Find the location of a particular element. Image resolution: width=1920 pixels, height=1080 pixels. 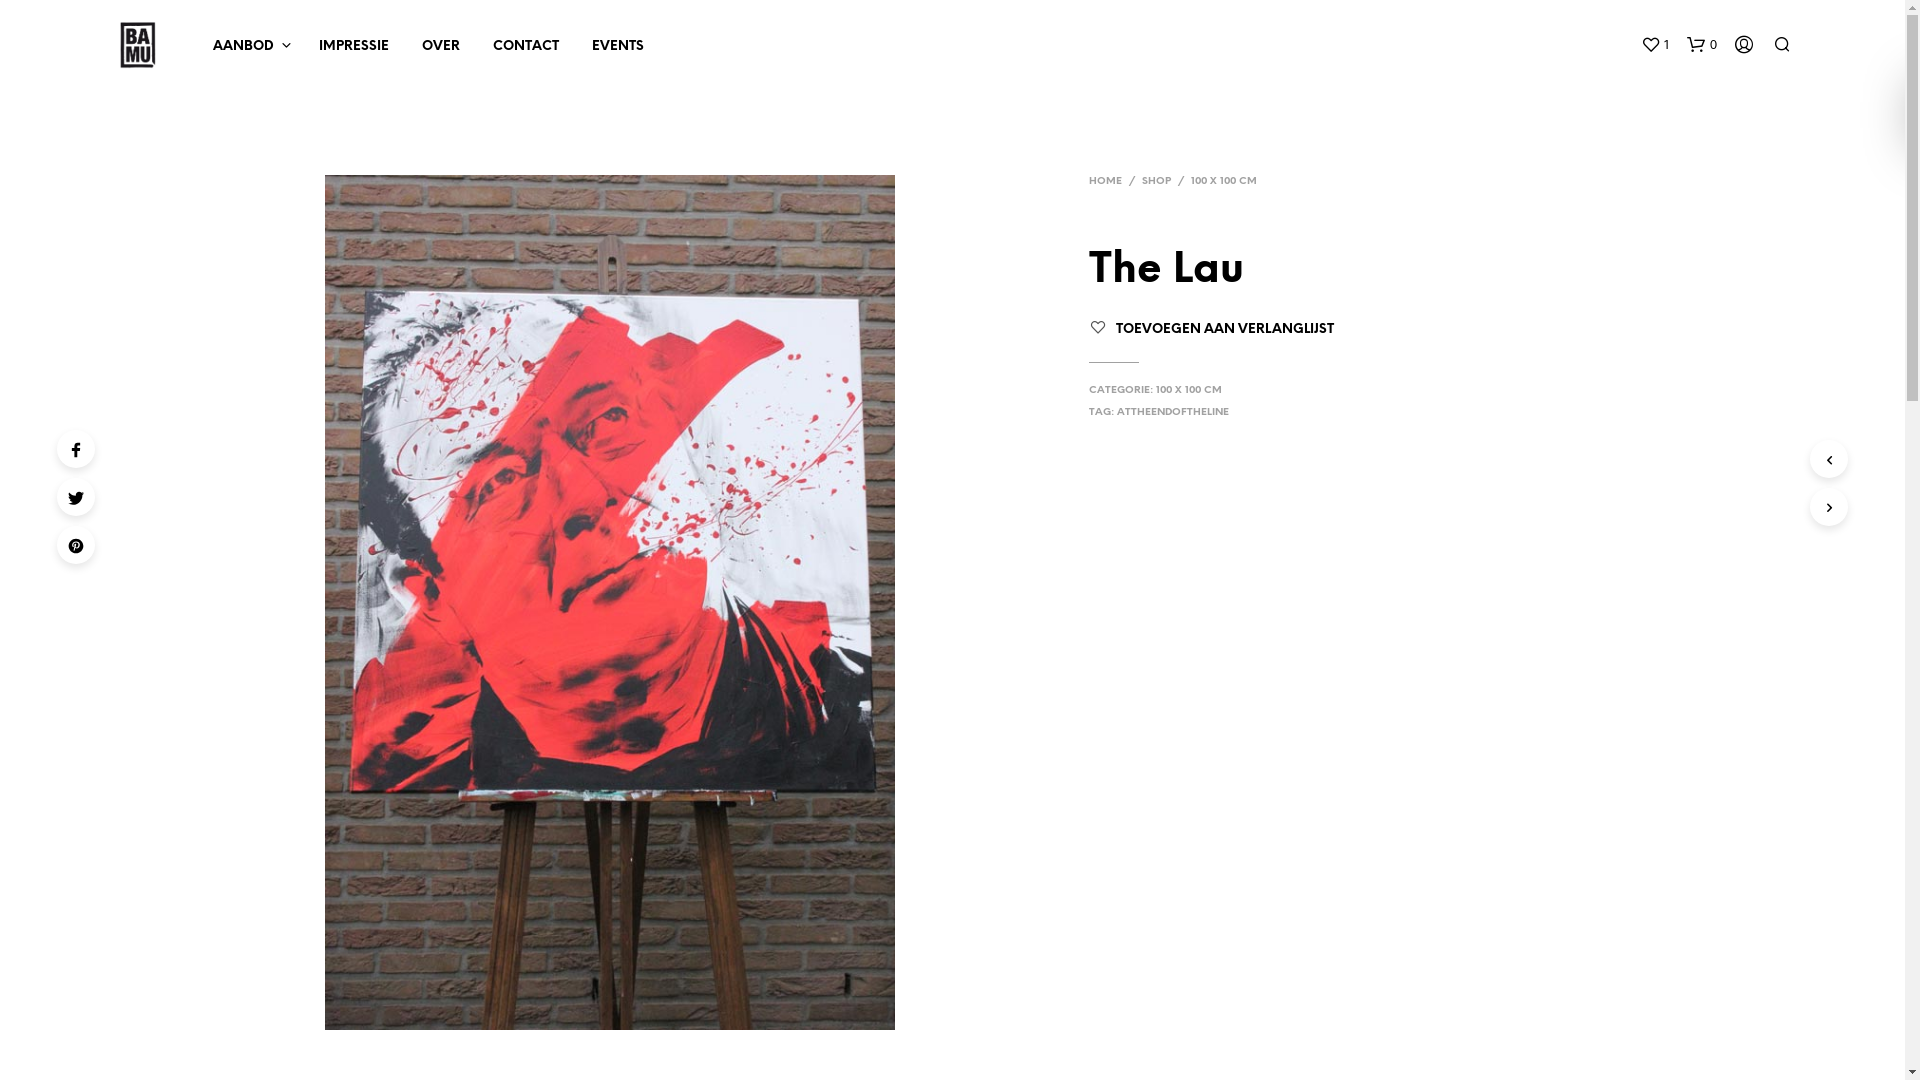

'ATEOTL-200-054_THELAU' is located at coordinates (608, 601).